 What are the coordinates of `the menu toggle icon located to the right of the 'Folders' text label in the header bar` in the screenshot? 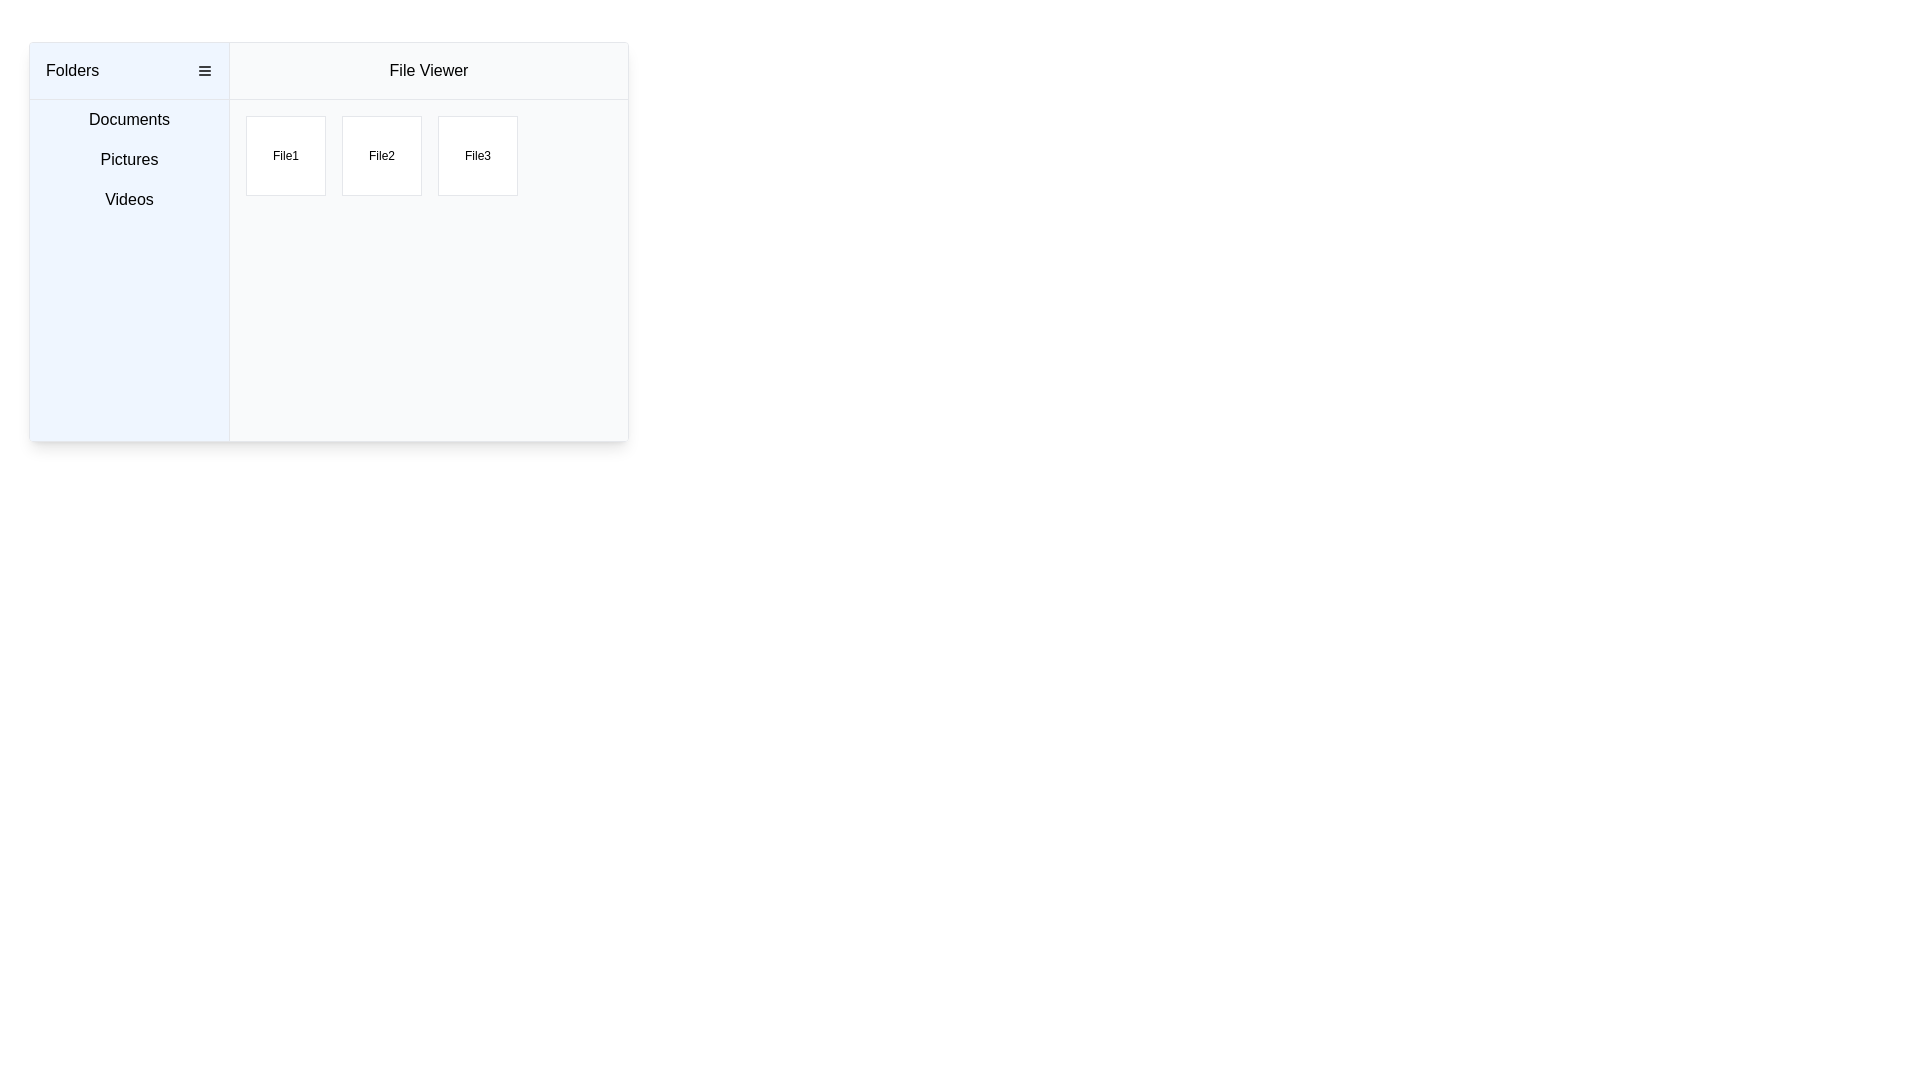 It's located at (205, 69).